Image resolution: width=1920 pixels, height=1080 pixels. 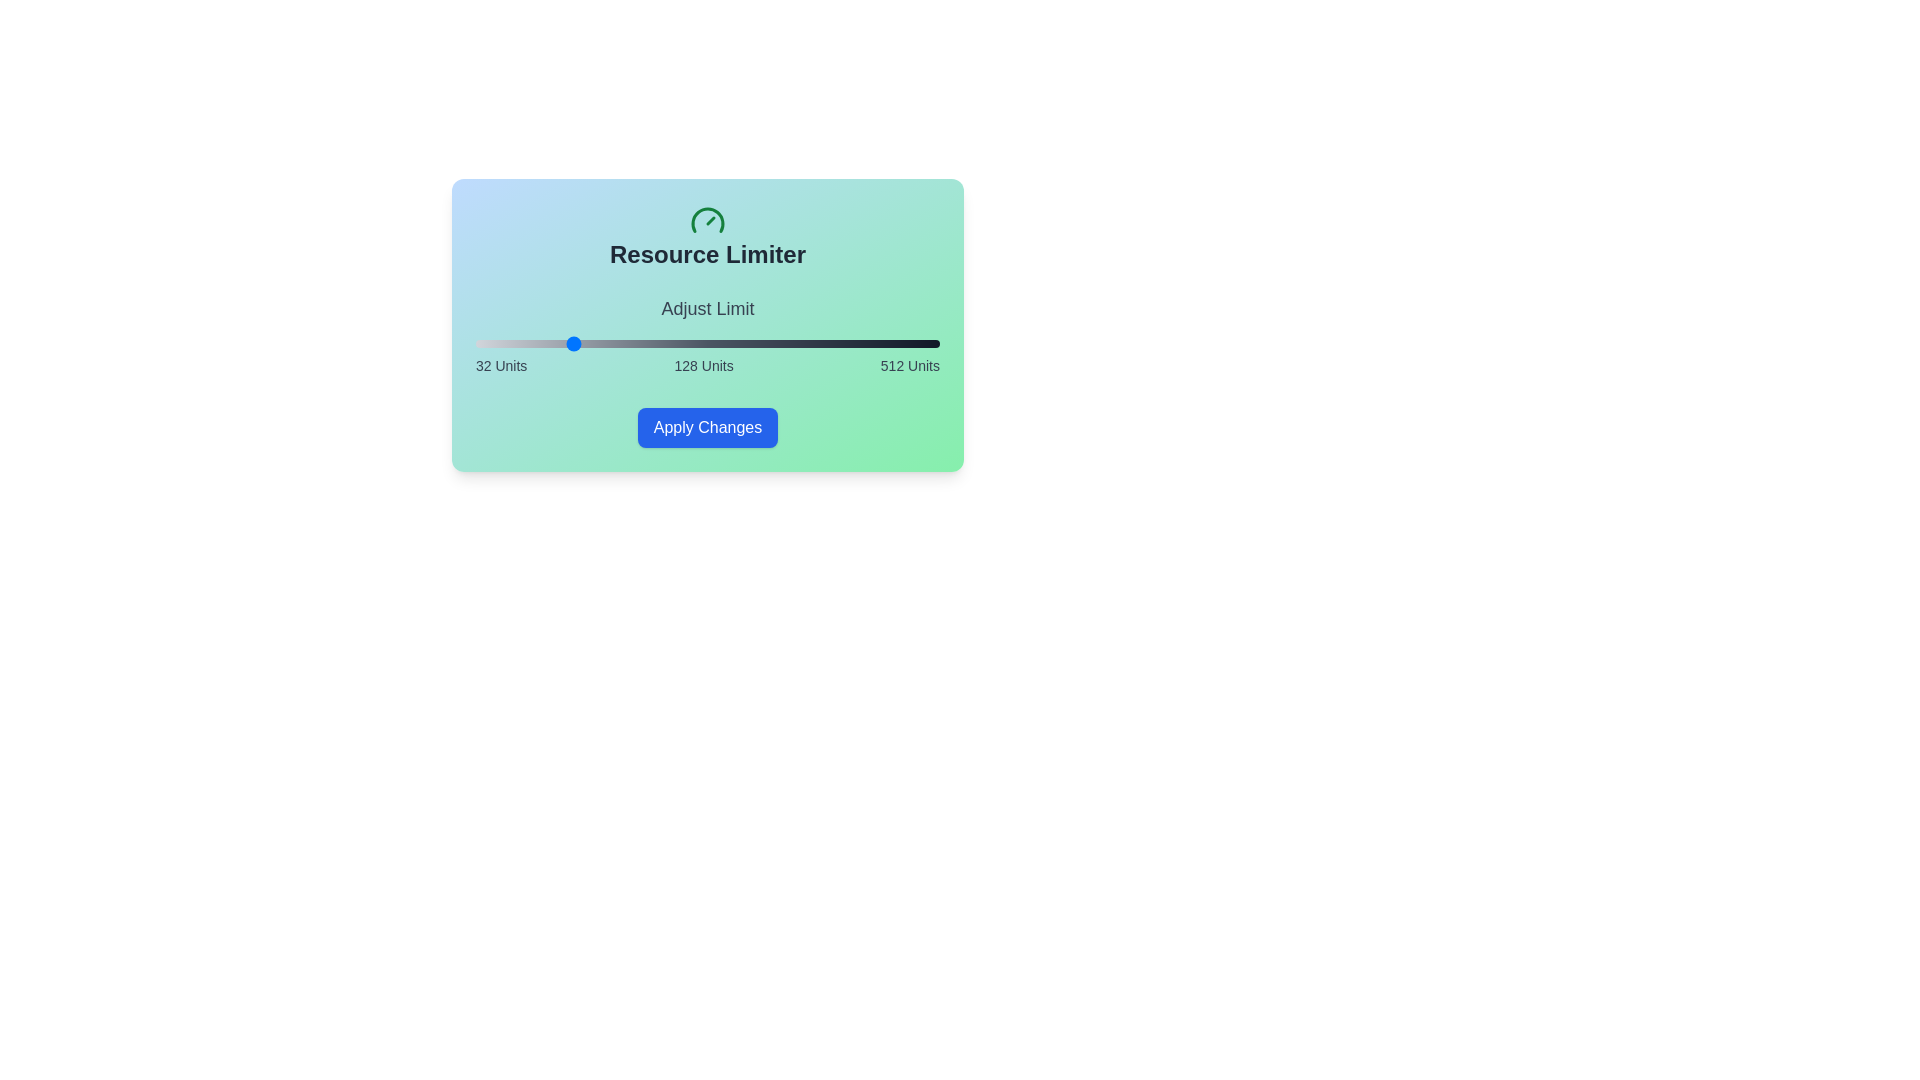 I want to click on the slider to set its value to 436, so click(x=866, y=342).